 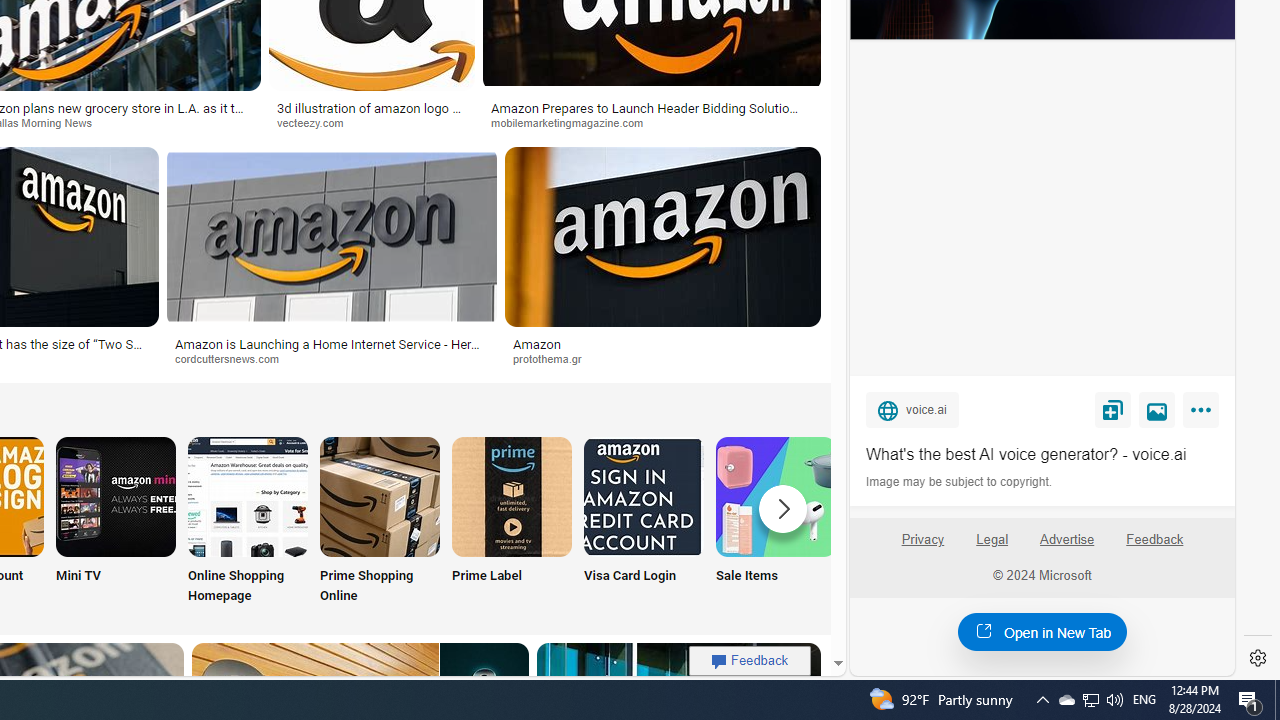 I want to click on 'mobilemarketingmagazine.com', so click(x=652, y=123).